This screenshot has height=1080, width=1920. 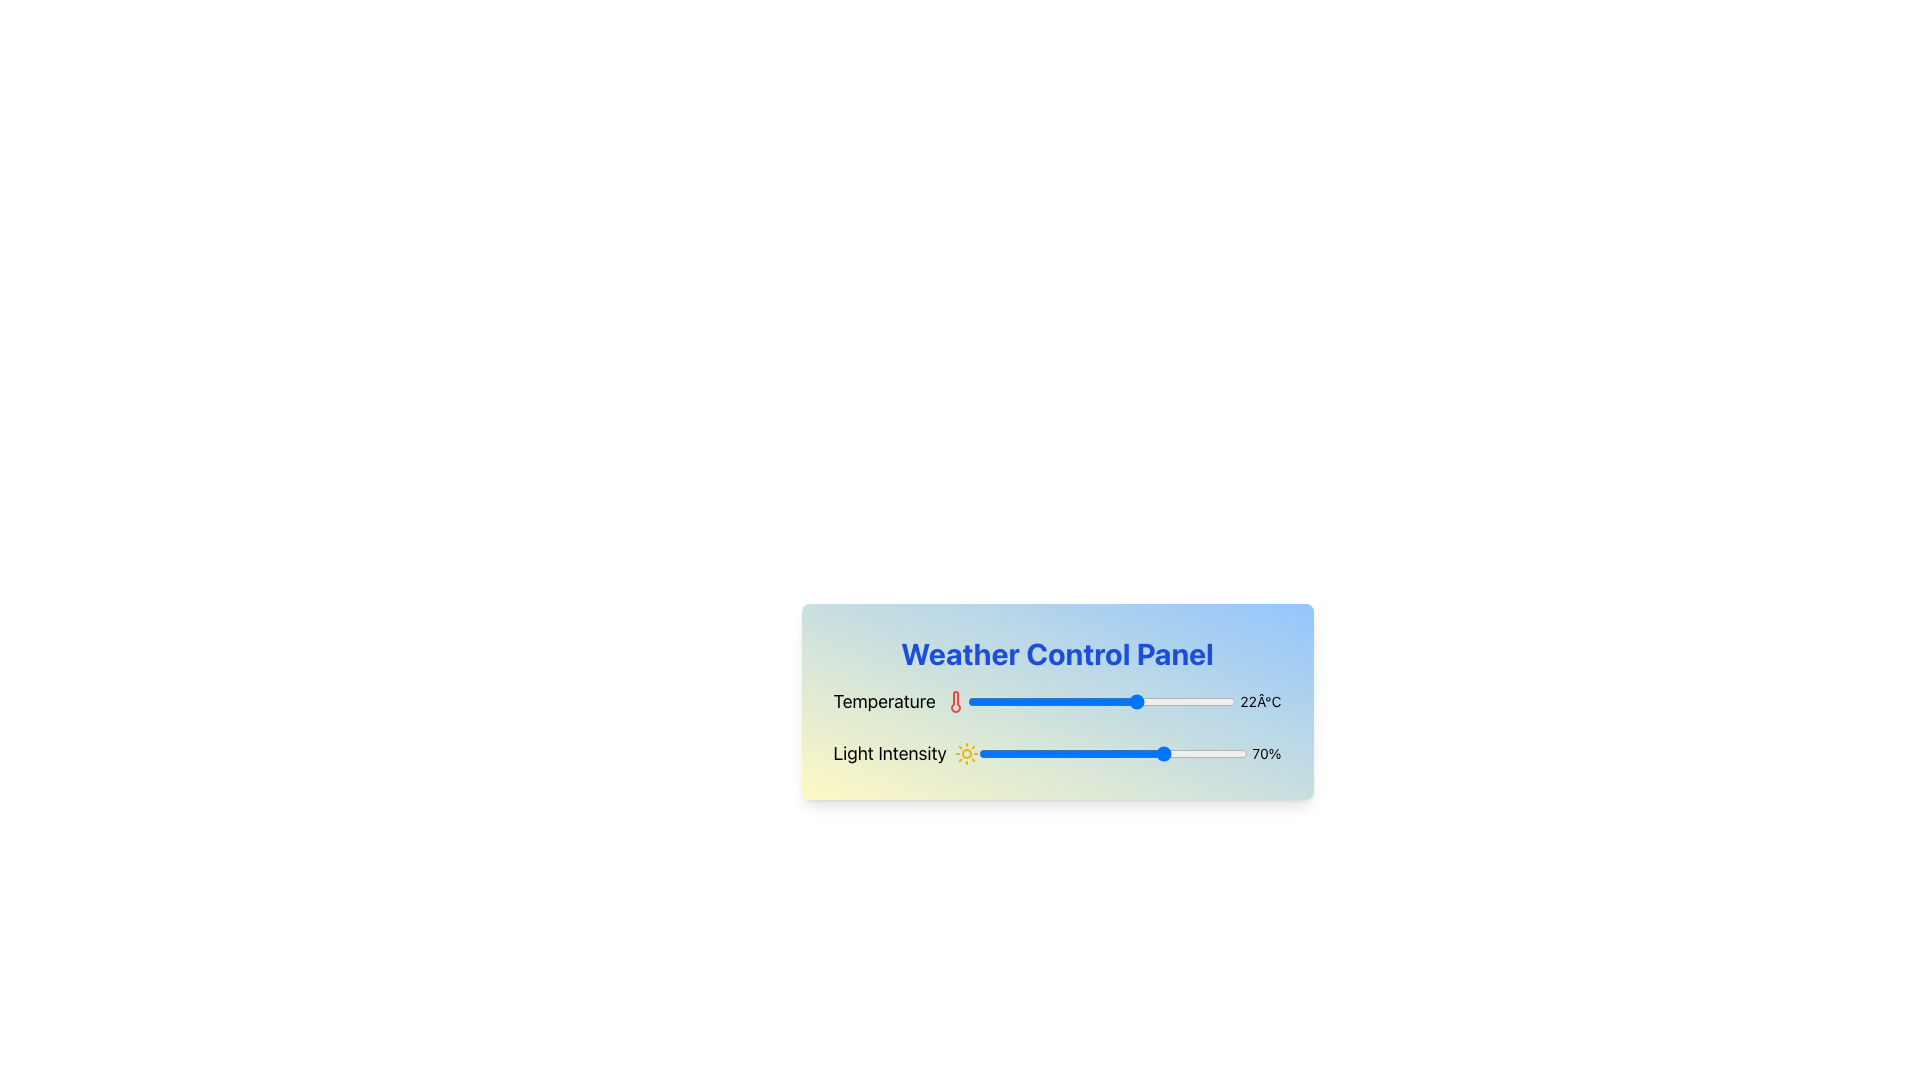 What do you see at coordinates (954, 701) in the screenshot?
I see `the thermometer-like icon, which is red in color and signifies temperature measurement, located to the right of the 'Temperature' label and adjacent to a horizontal slider in the 'Weather Control Panel'` at bounding box center [954, 701].